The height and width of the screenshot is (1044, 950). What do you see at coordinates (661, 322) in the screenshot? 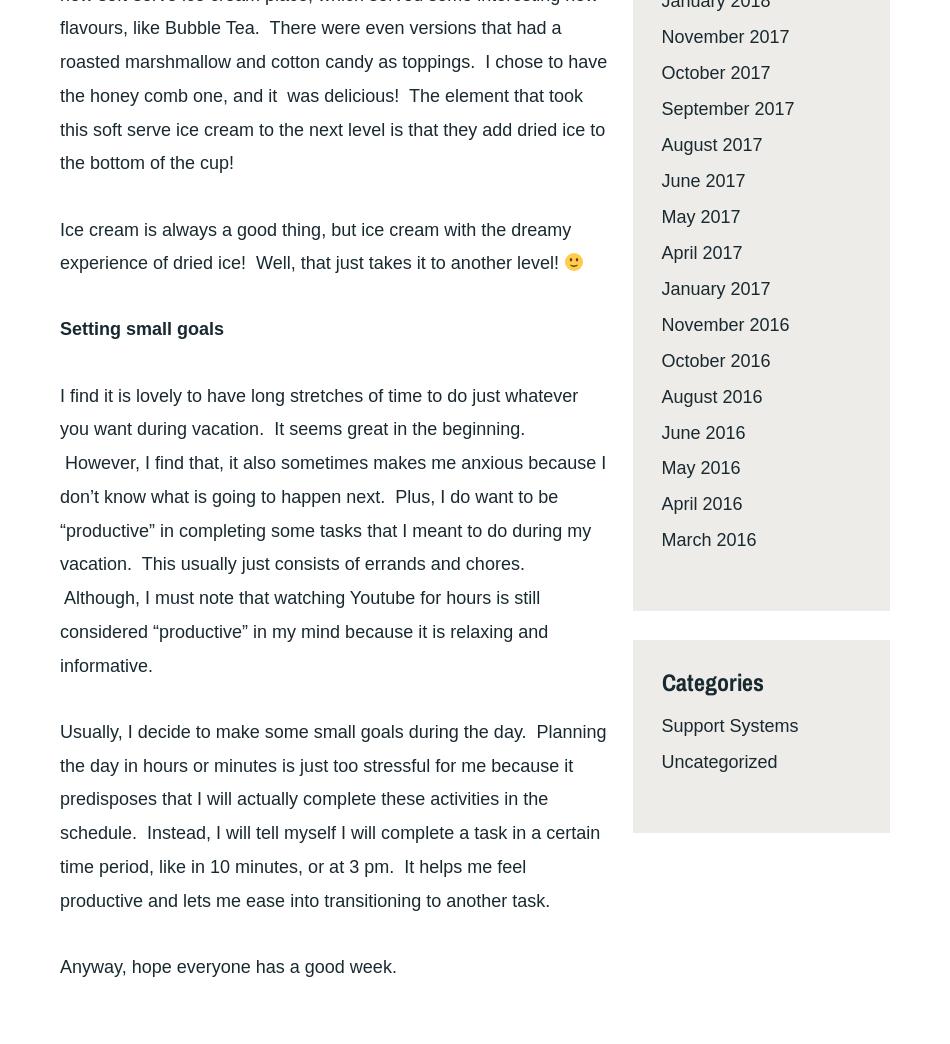
I see `'November 2016'` at bounding box center [661, 322].